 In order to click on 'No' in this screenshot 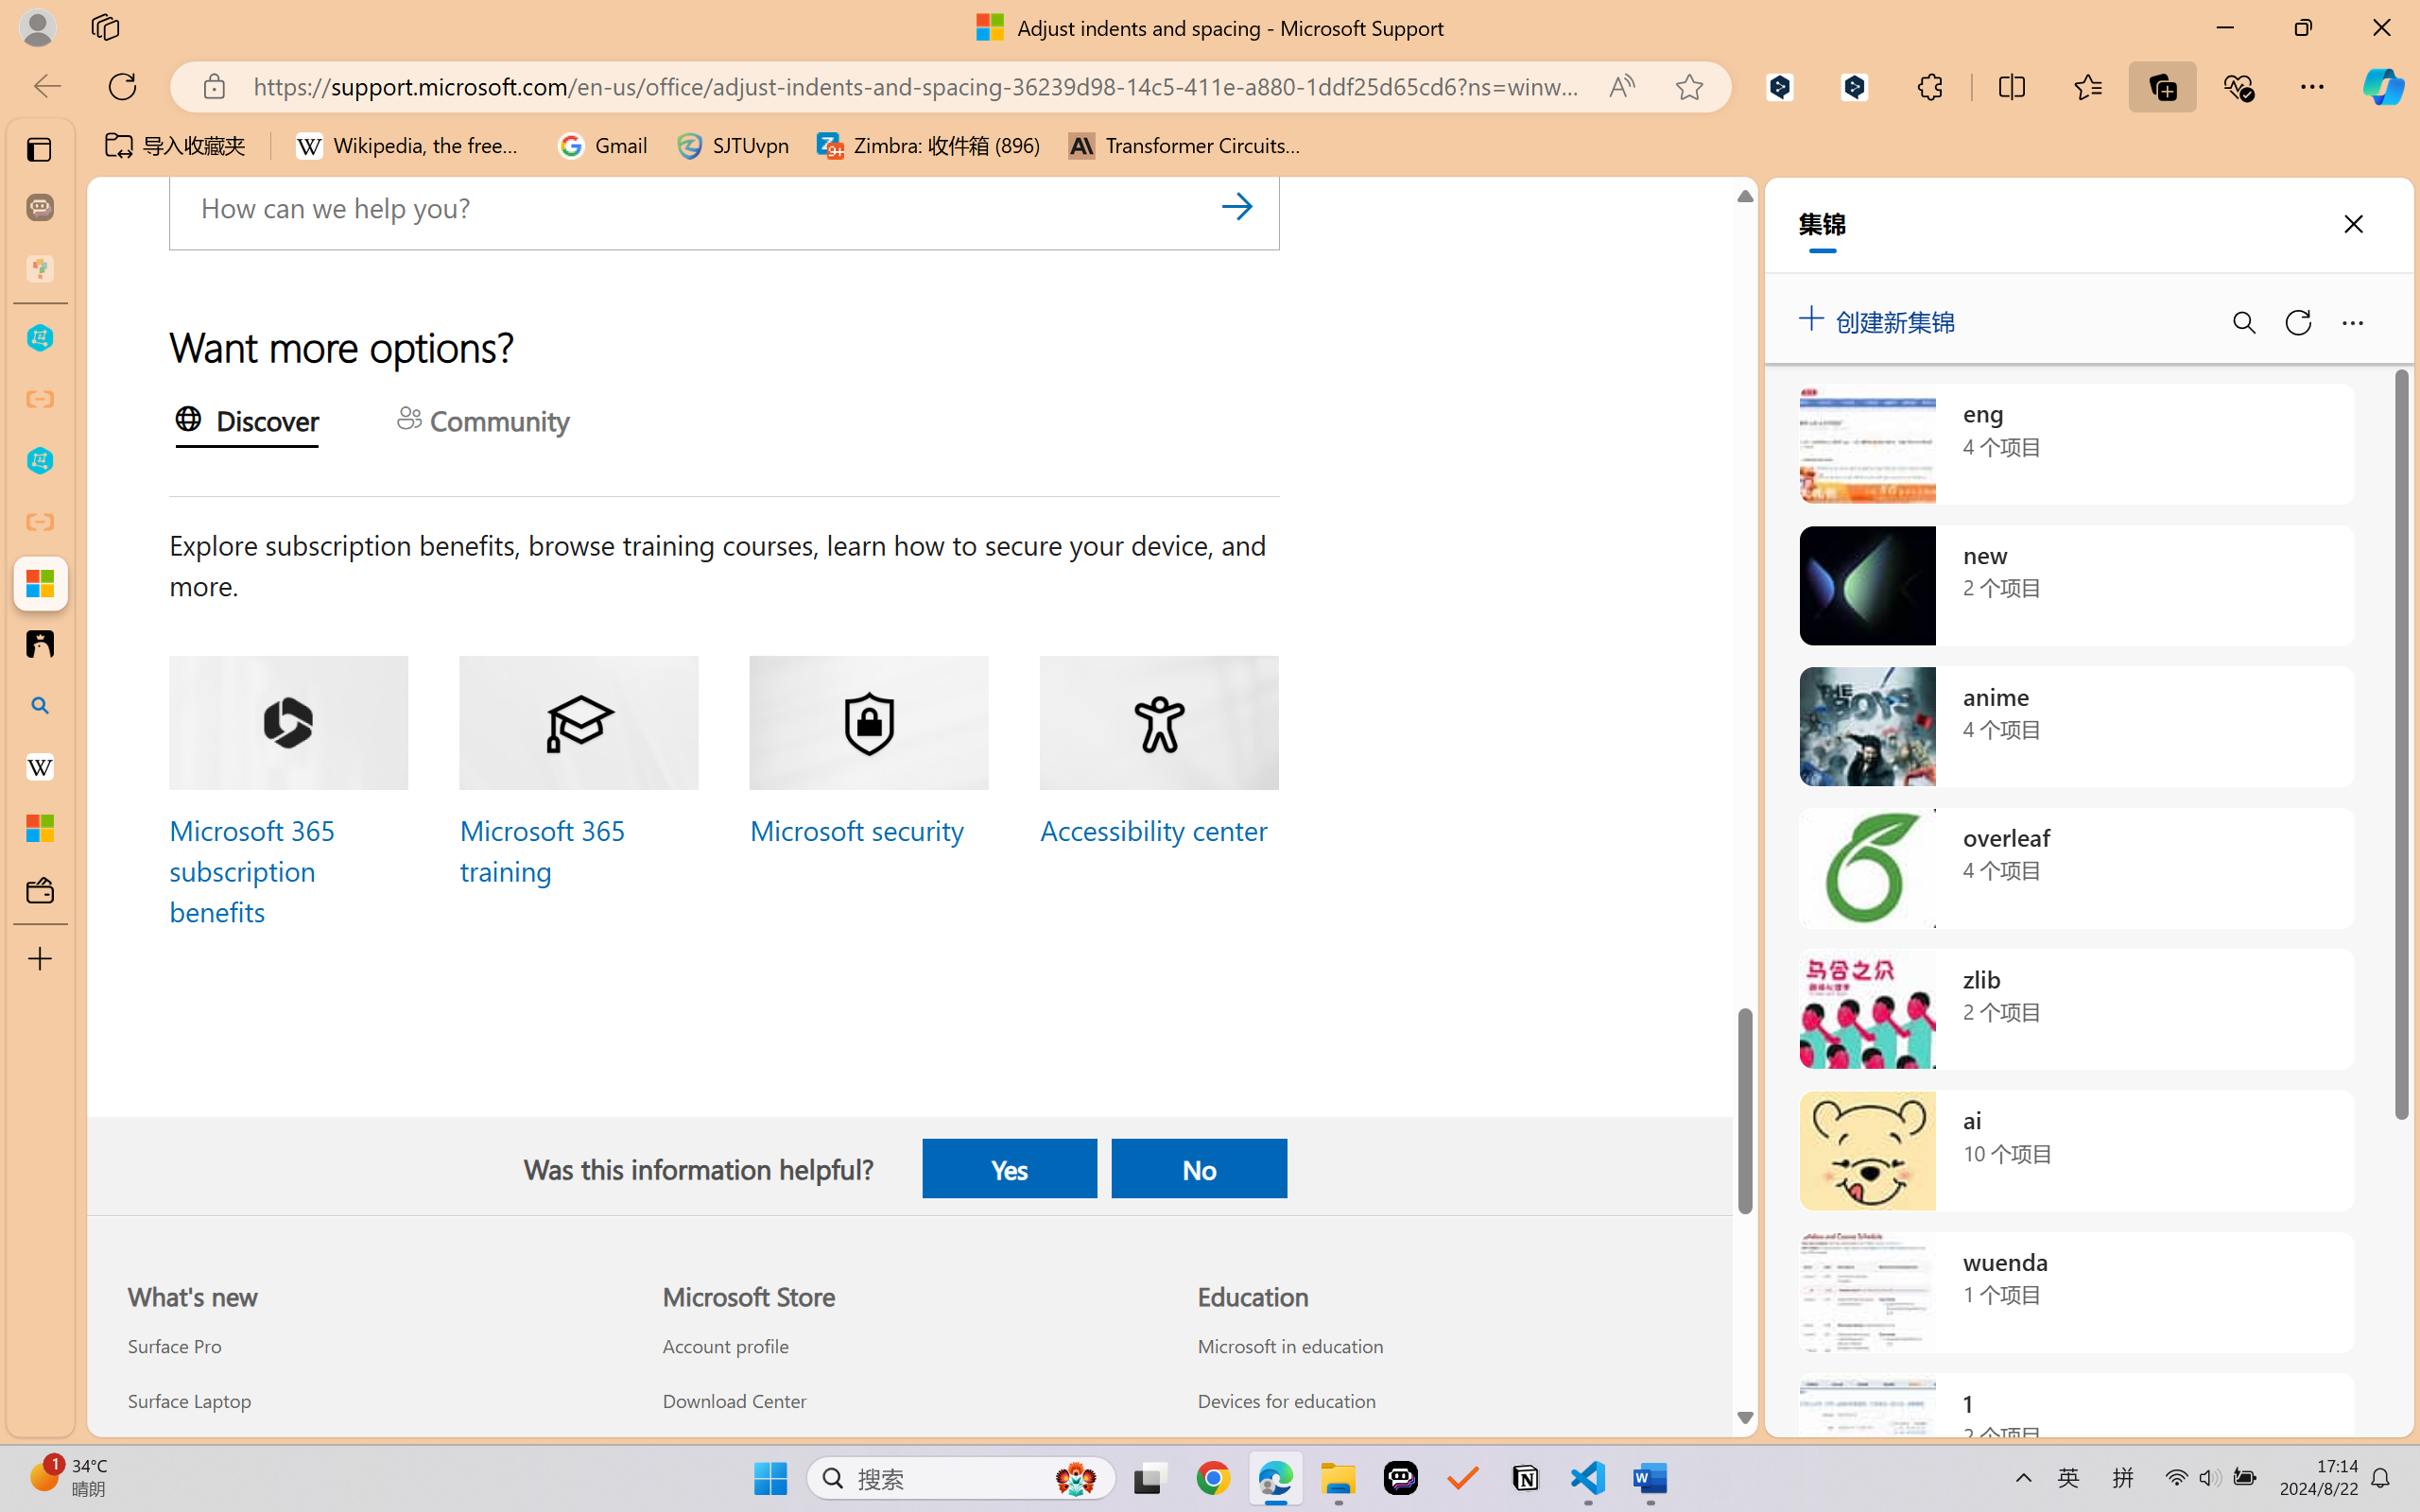, I will do `click(1198, 1167)`.